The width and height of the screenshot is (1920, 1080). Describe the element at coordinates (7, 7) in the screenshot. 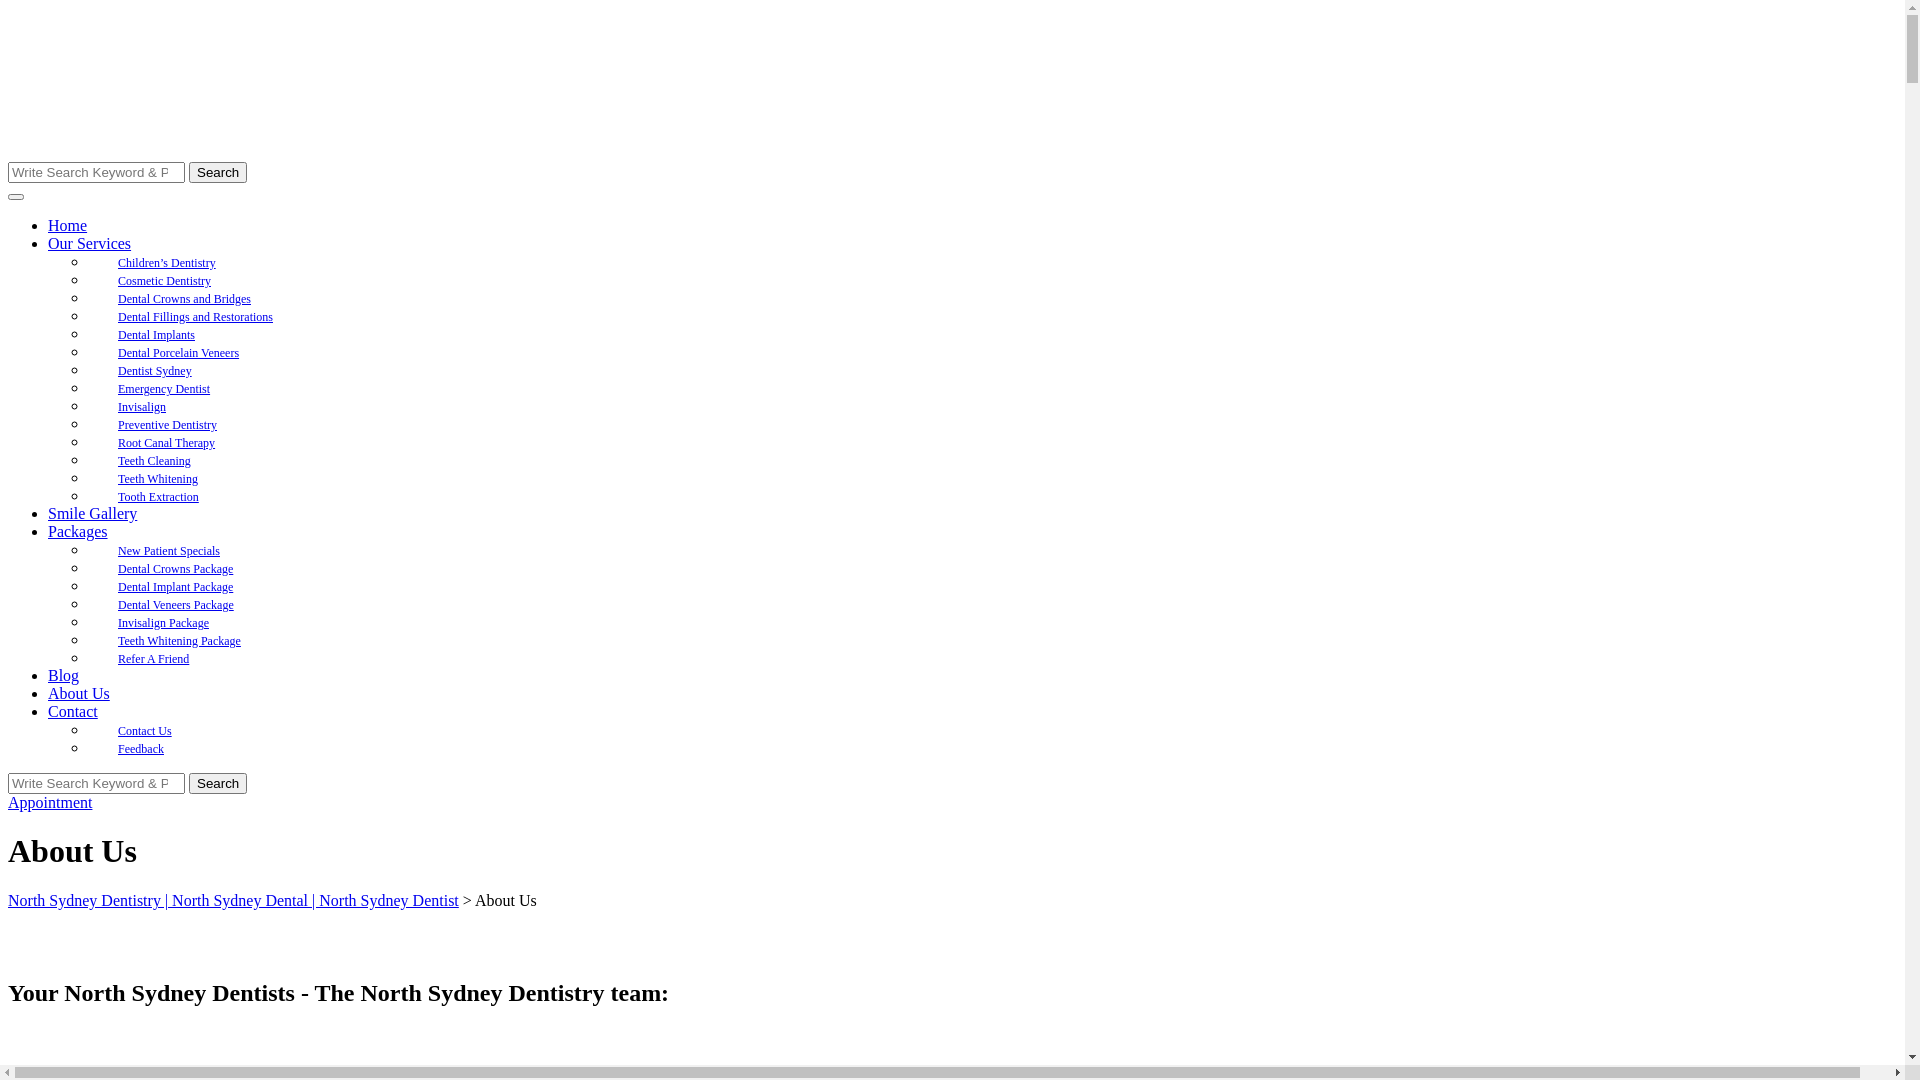

I see `'Skip to content'` at that location.